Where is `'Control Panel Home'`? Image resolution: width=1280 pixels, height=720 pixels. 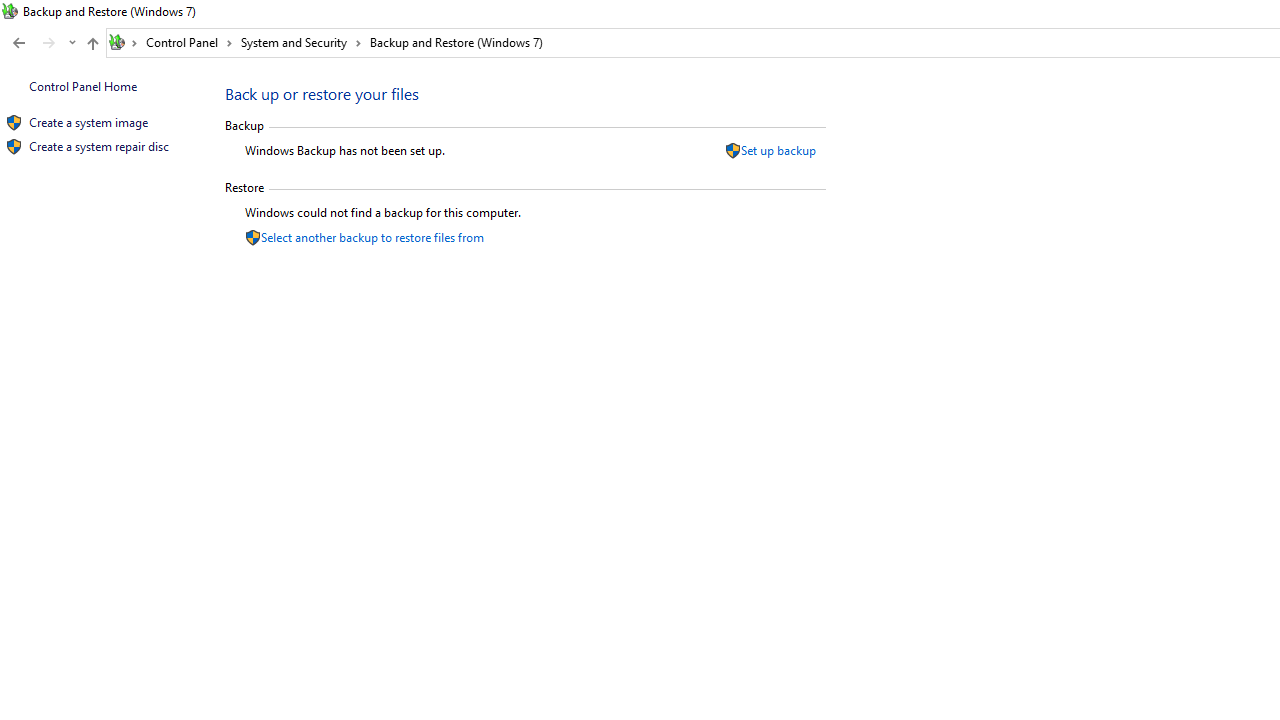 'Control Panel Home' is located at coordinates (82, 85).